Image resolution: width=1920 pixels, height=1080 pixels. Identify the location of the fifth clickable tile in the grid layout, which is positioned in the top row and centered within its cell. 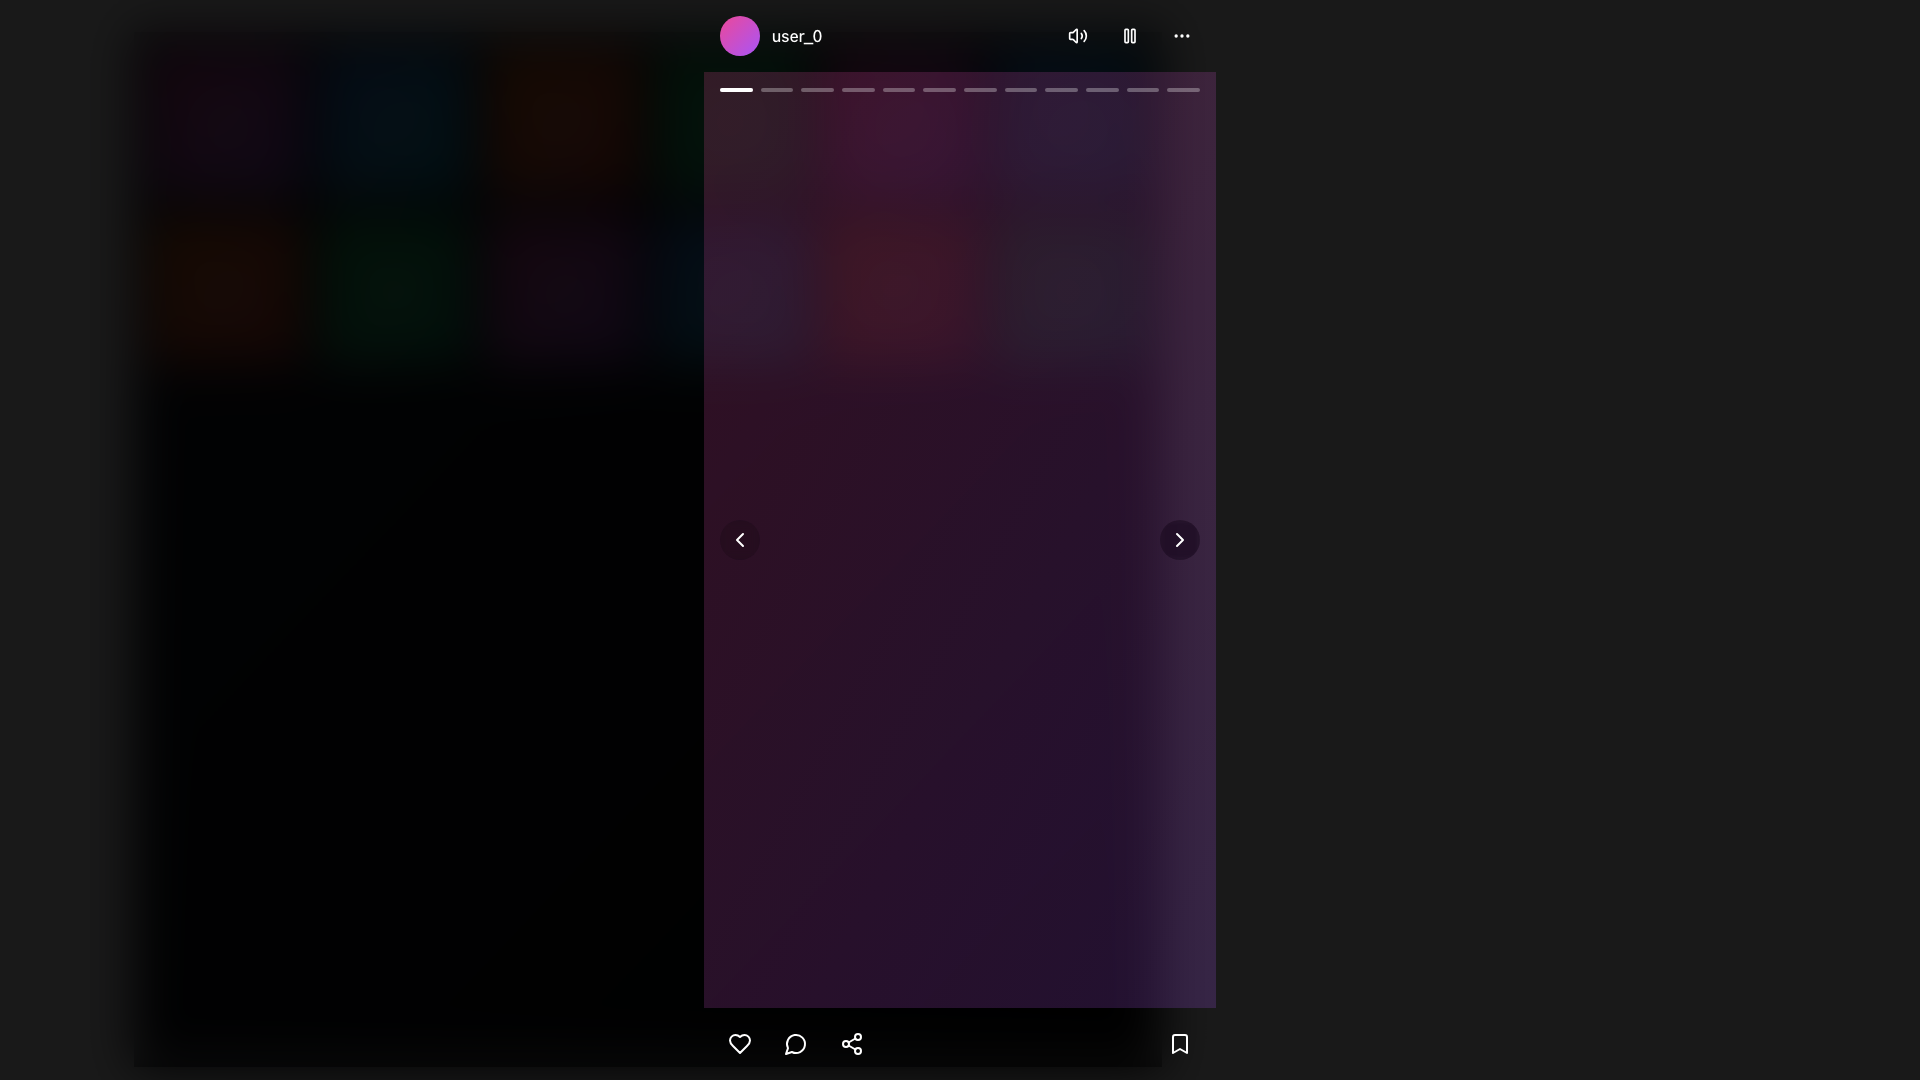
(731, 124).